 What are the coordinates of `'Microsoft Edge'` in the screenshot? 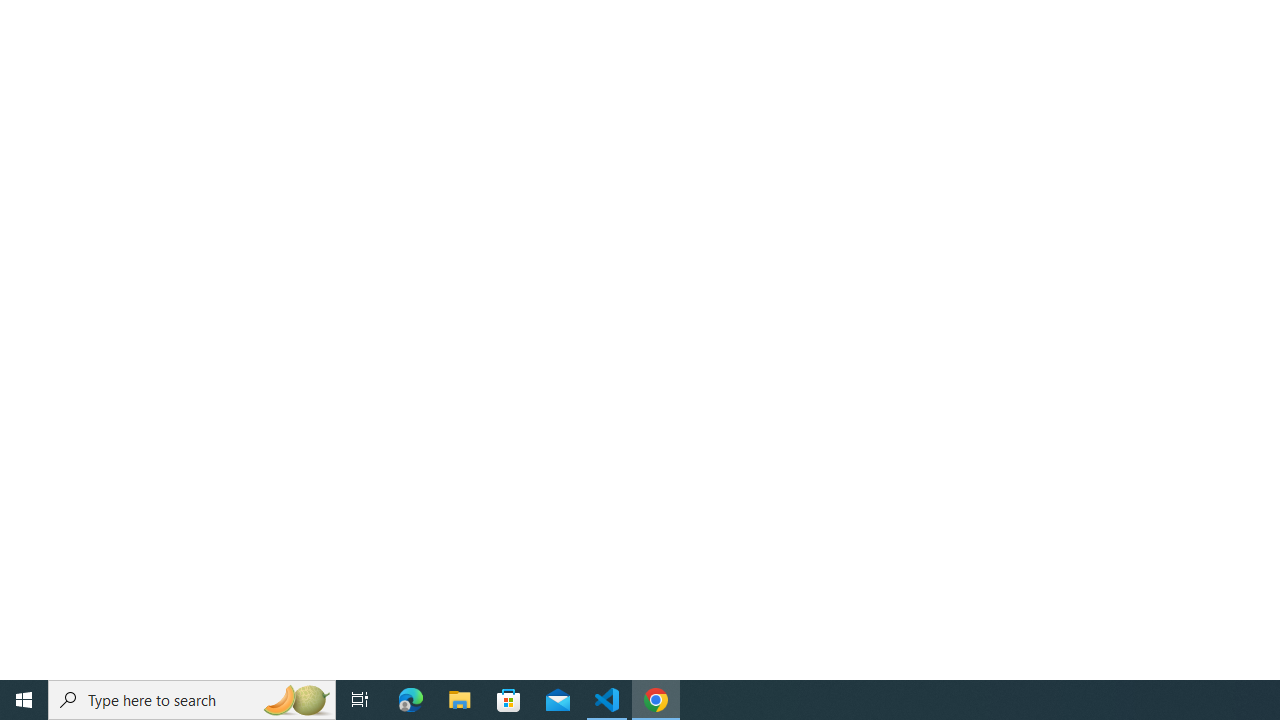 It's located at (410, 698).